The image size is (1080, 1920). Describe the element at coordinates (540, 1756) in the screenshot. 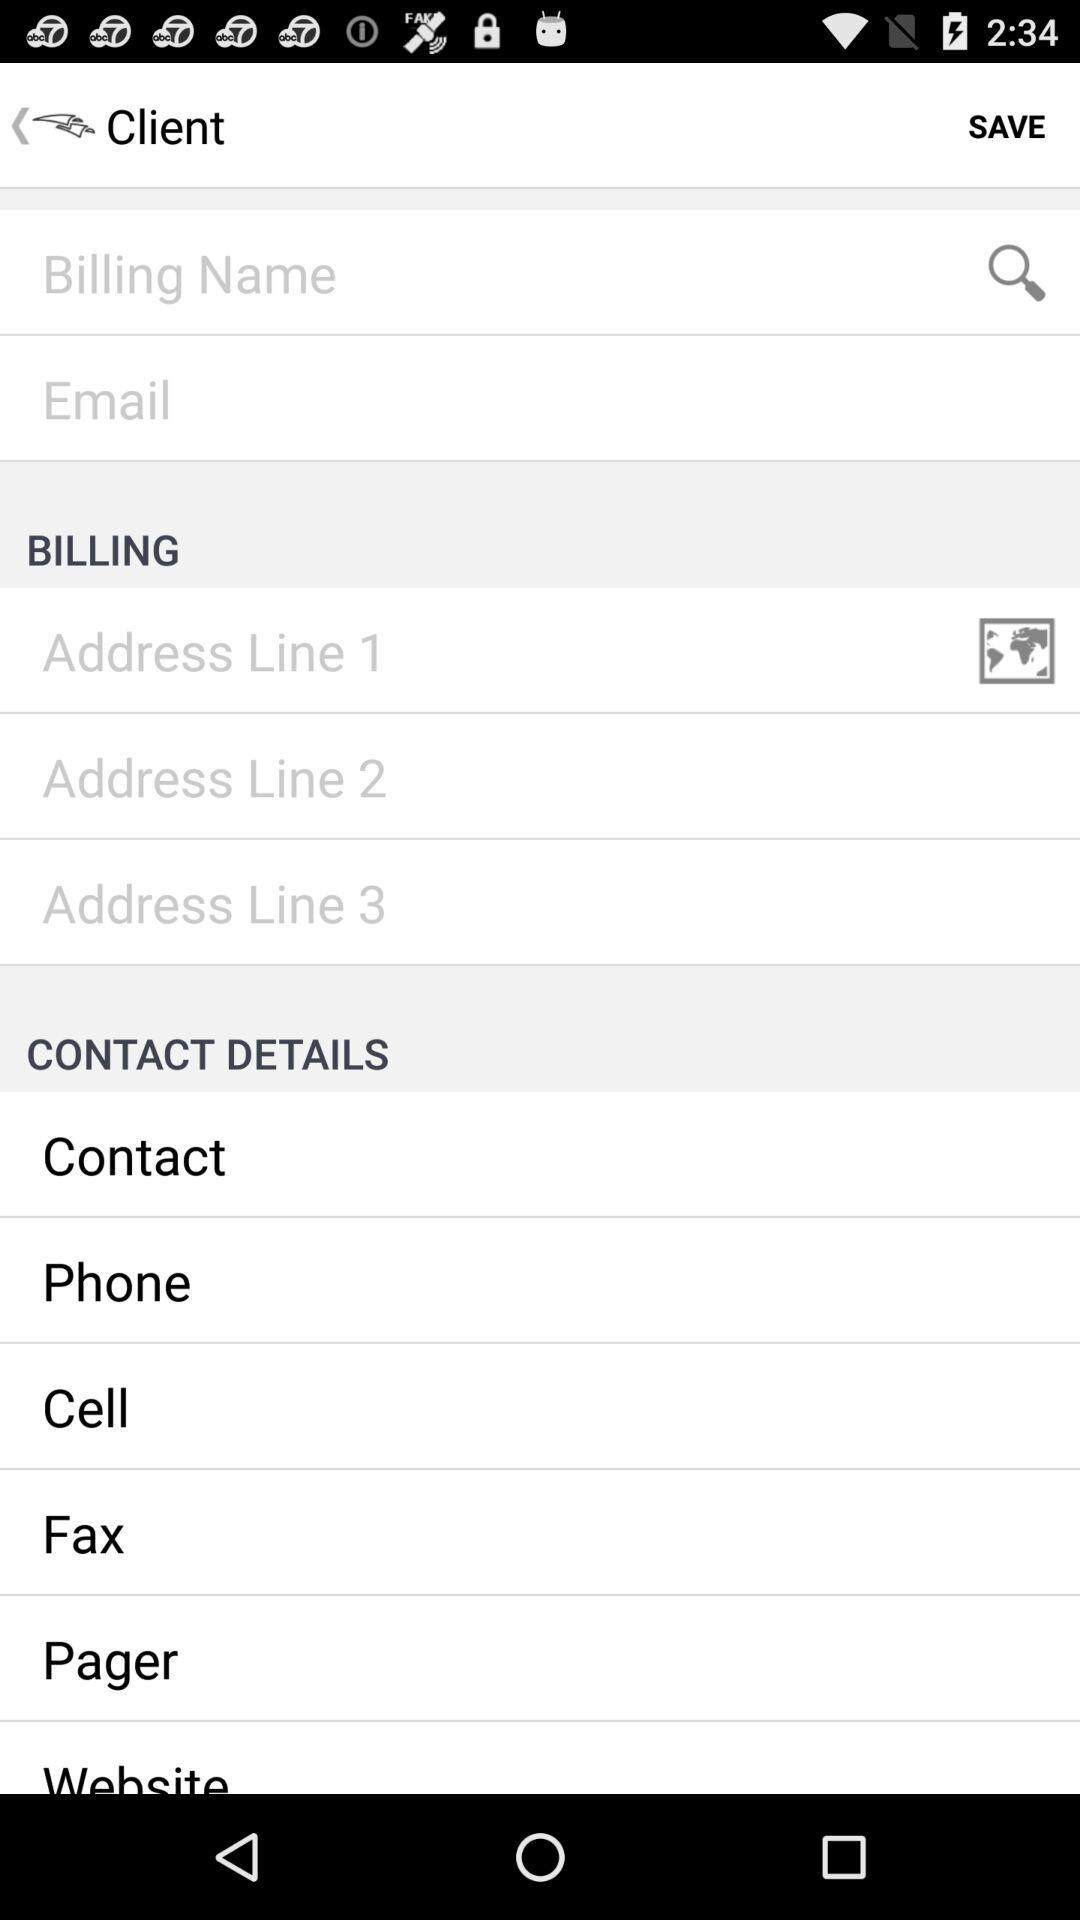

I see `website button` at that location.